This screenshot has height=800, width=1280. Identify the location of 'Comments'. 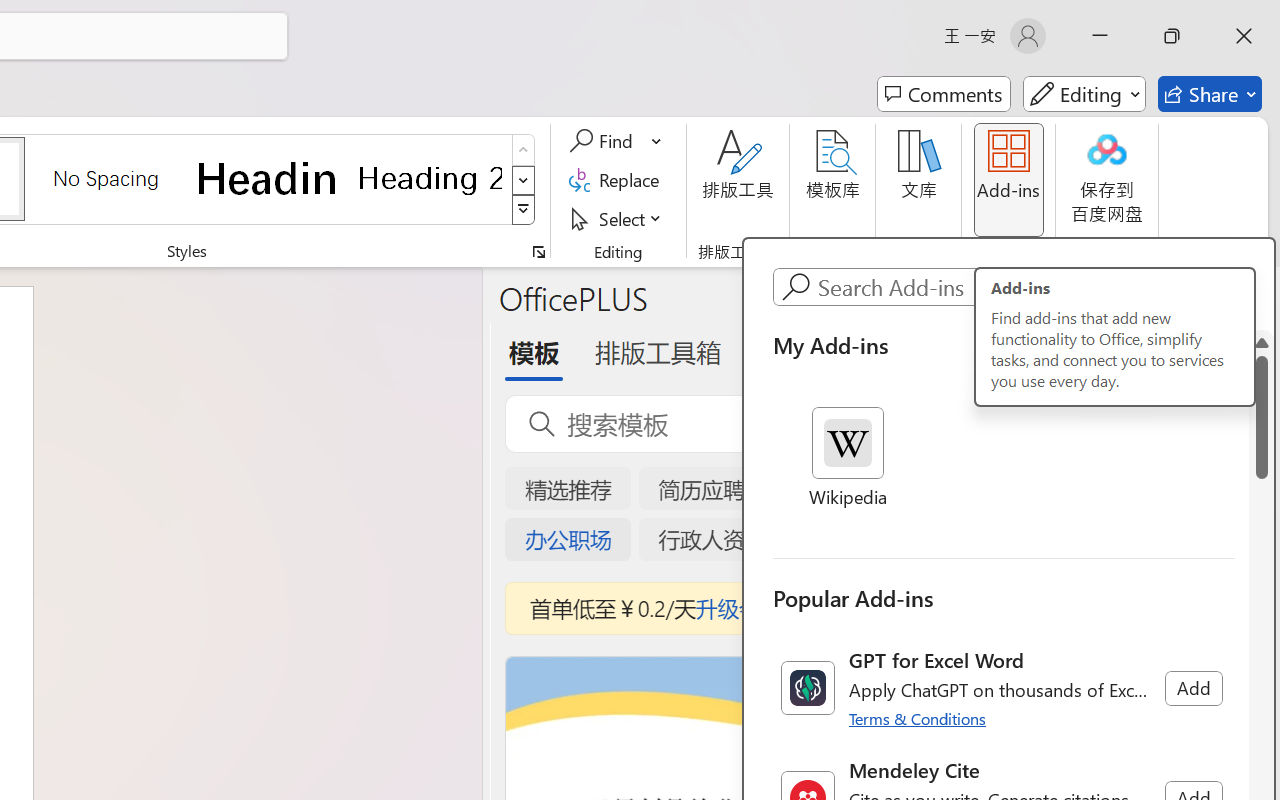
(943, 94).